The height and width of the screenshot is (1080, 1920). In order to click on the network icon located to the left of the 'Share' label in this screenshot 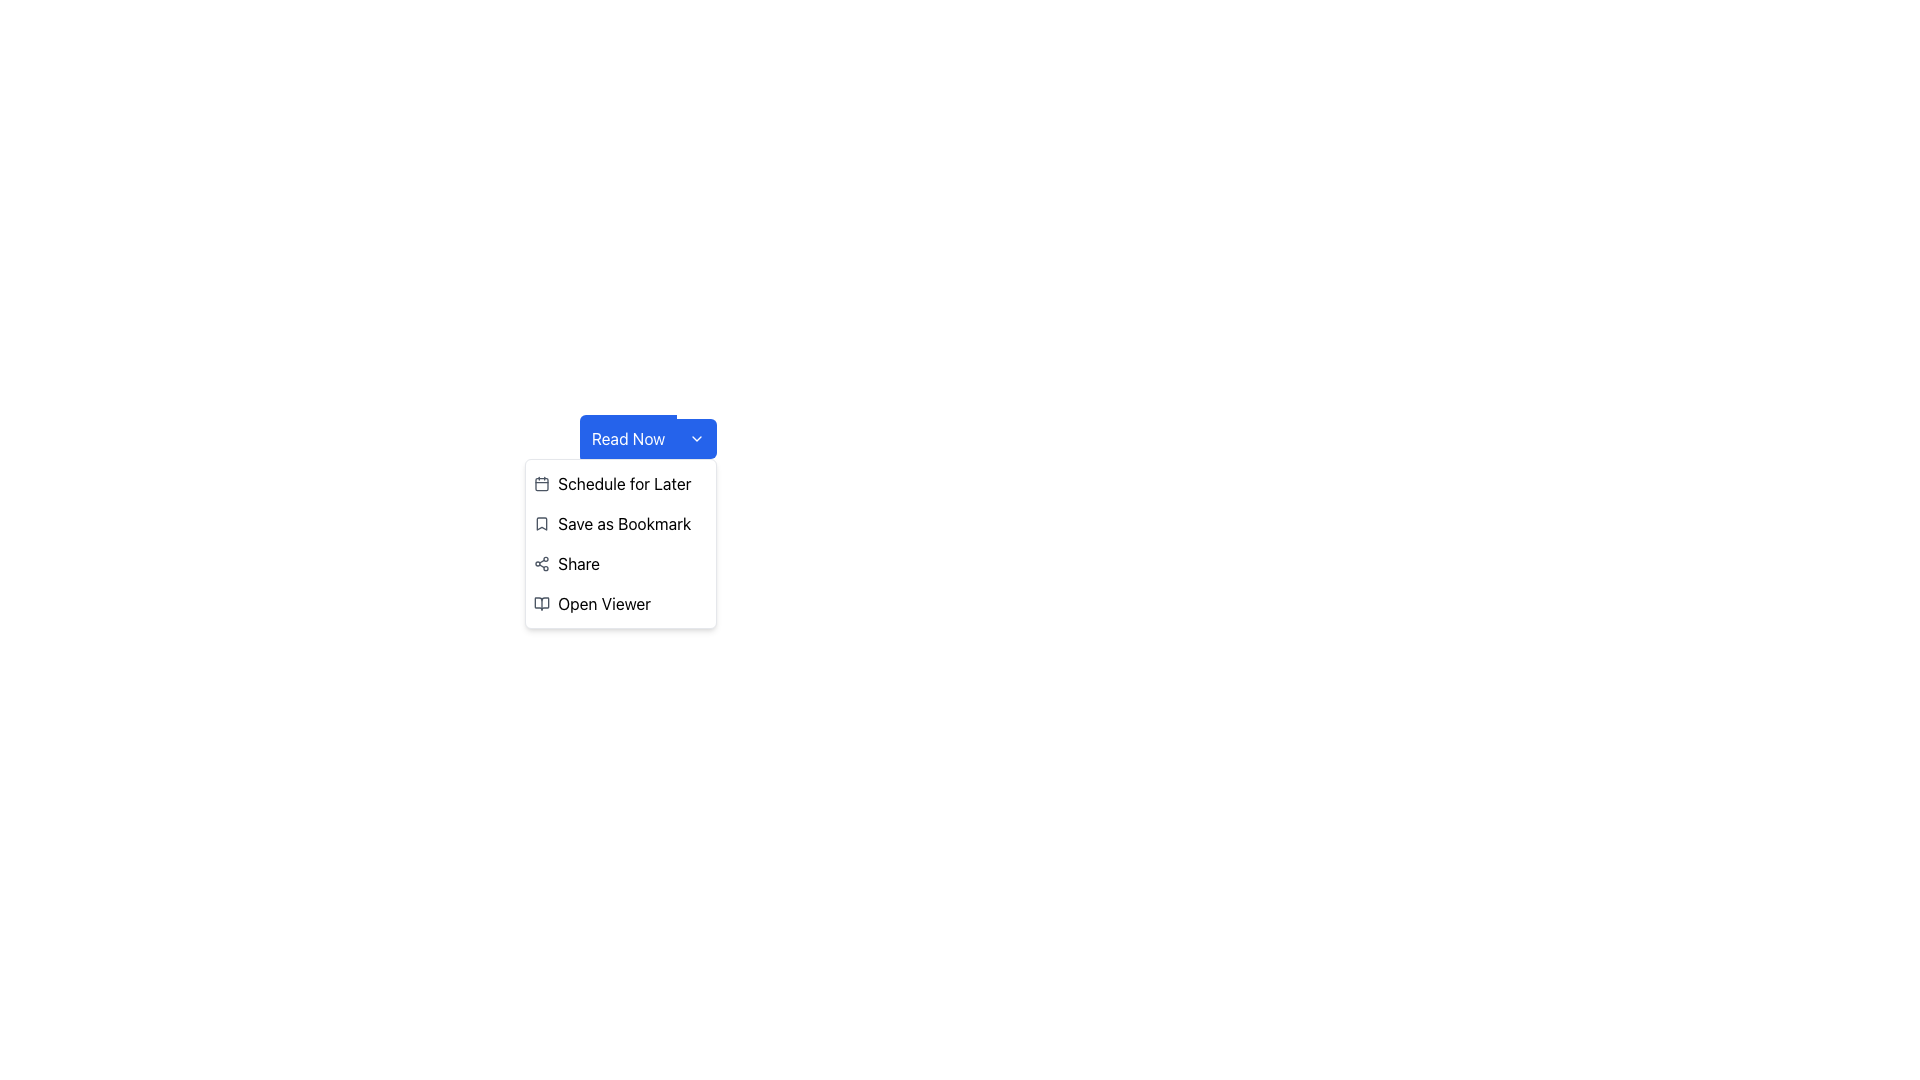, I will do `click(542, 563)`.